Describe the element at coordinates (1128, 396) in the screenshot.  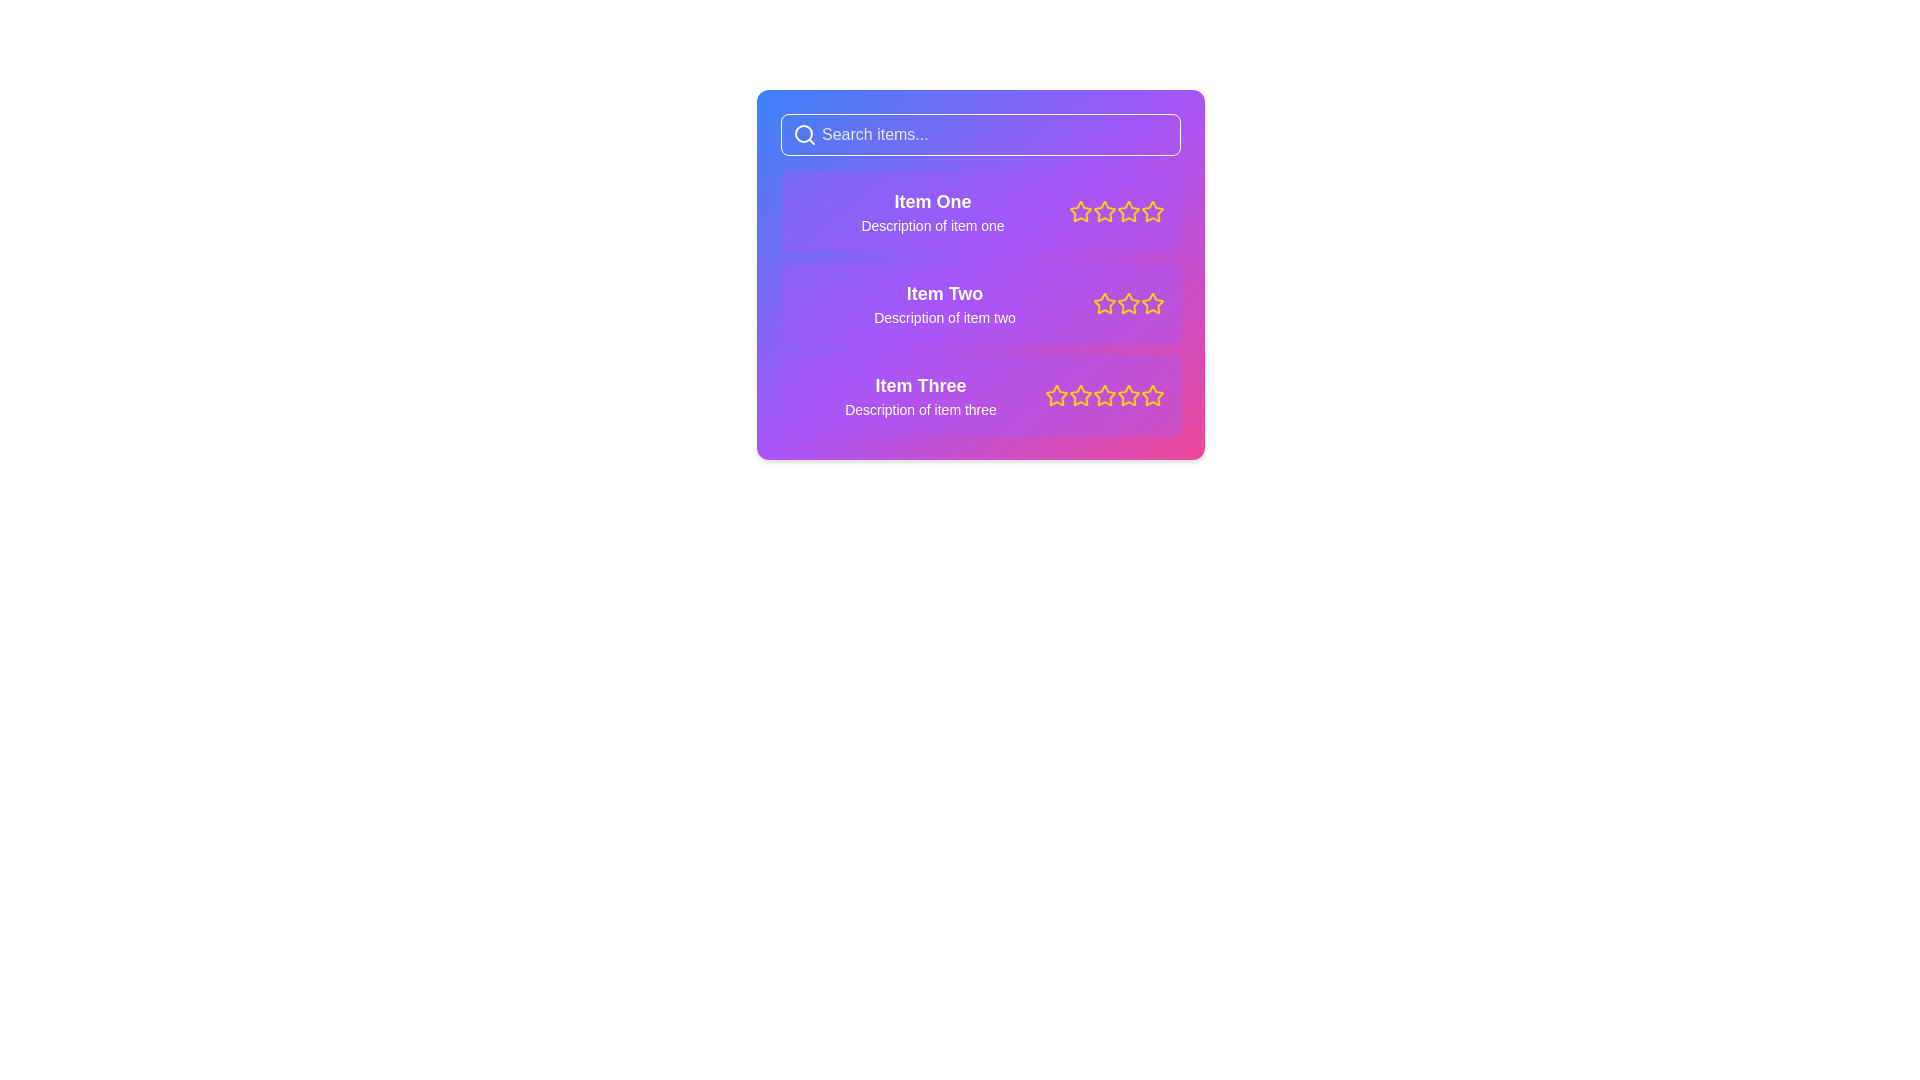
I see `the fifth star icon in the rating system` at that location.